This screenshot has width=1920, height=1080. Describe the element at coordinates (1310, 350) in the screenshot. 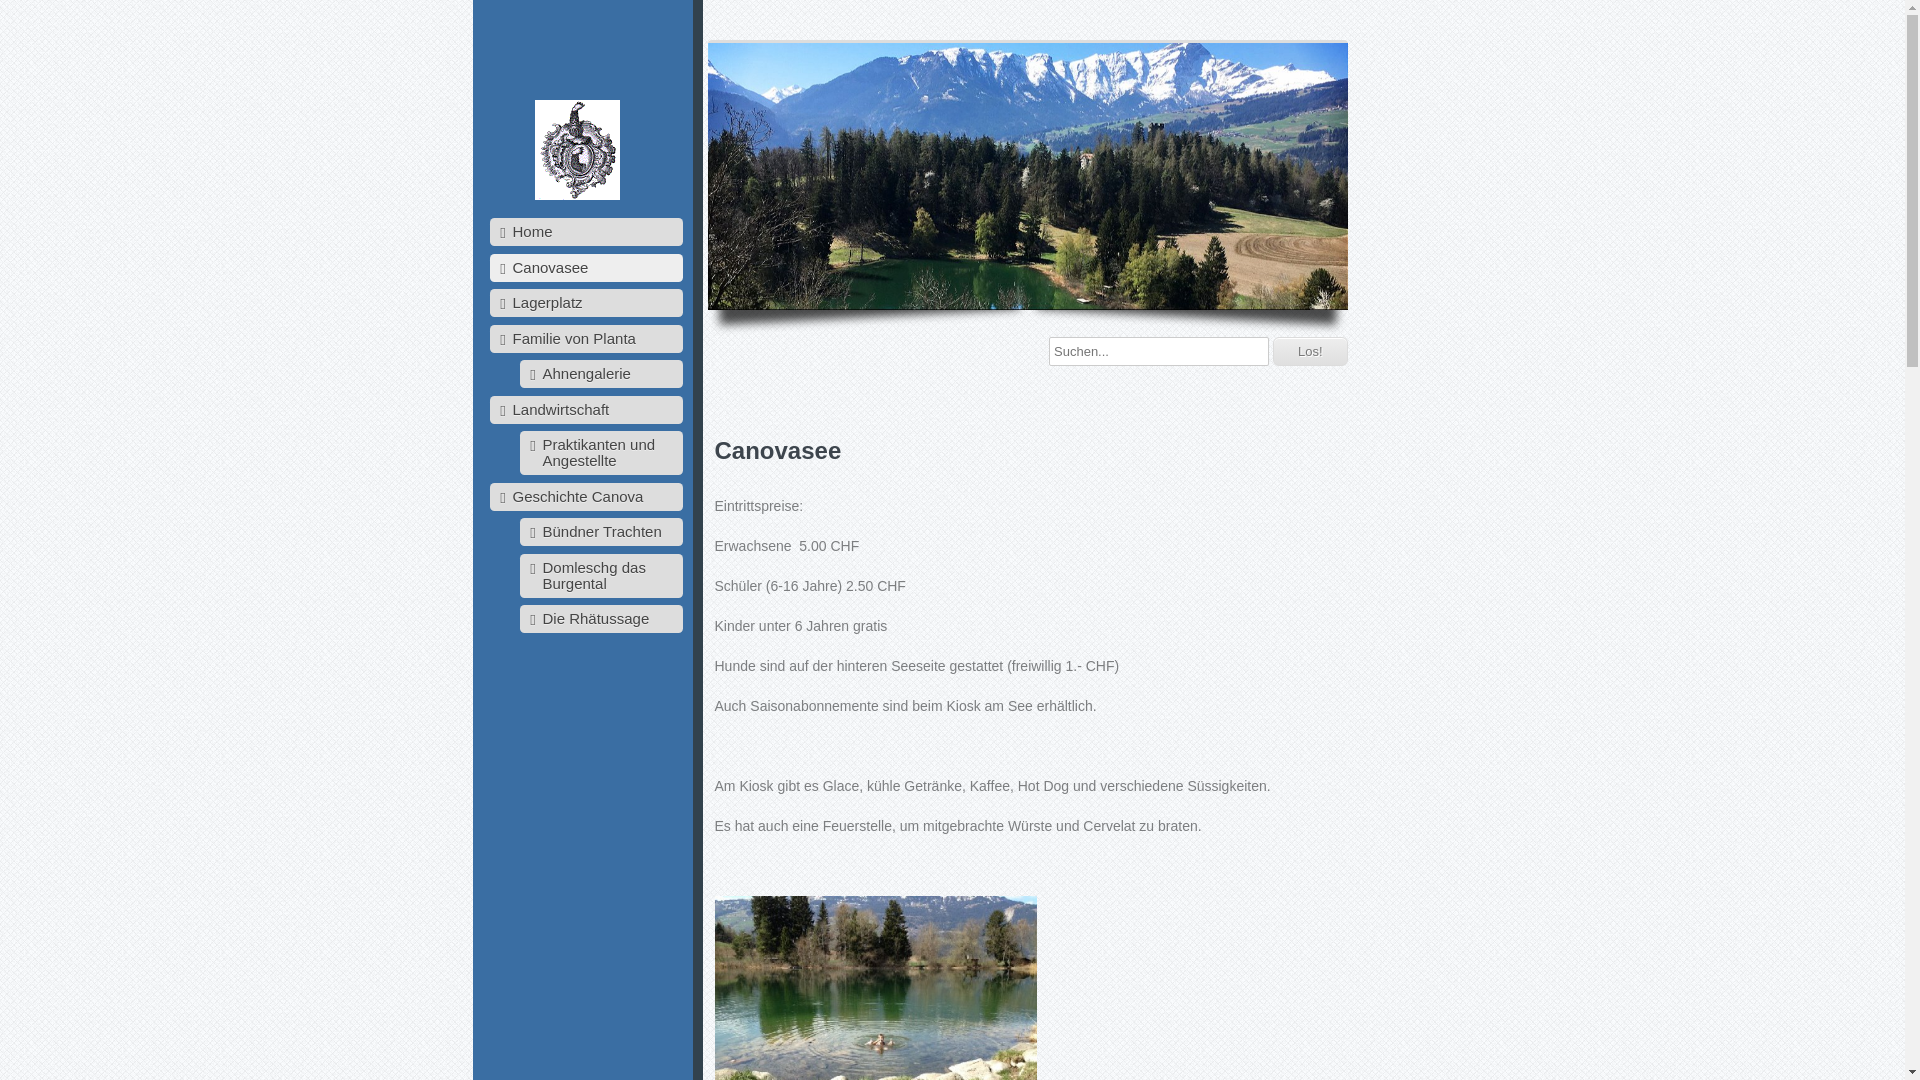

I see `'Los!'` at that location.